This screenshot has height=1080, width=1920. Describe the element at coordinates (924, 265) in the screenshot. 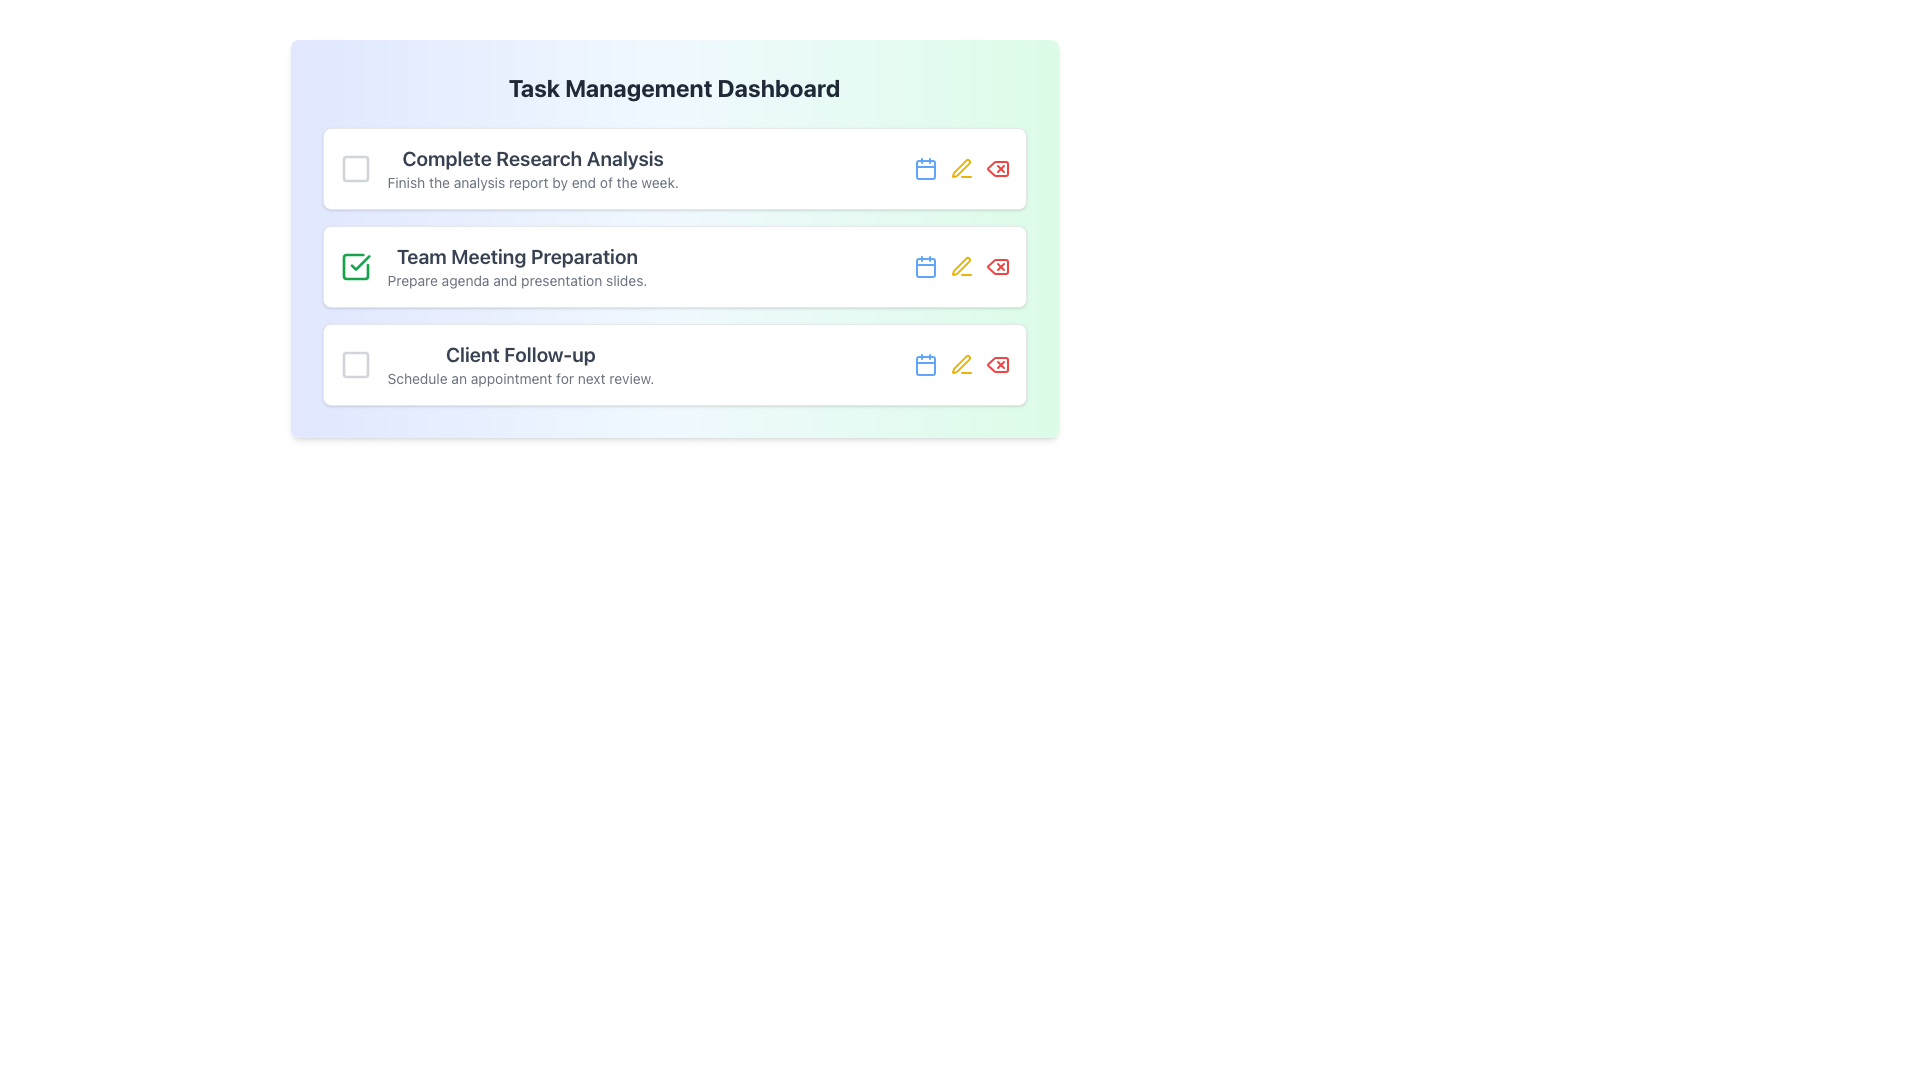

I see `the calendar icon located in the second task row, to the right of the task title text` at that location.